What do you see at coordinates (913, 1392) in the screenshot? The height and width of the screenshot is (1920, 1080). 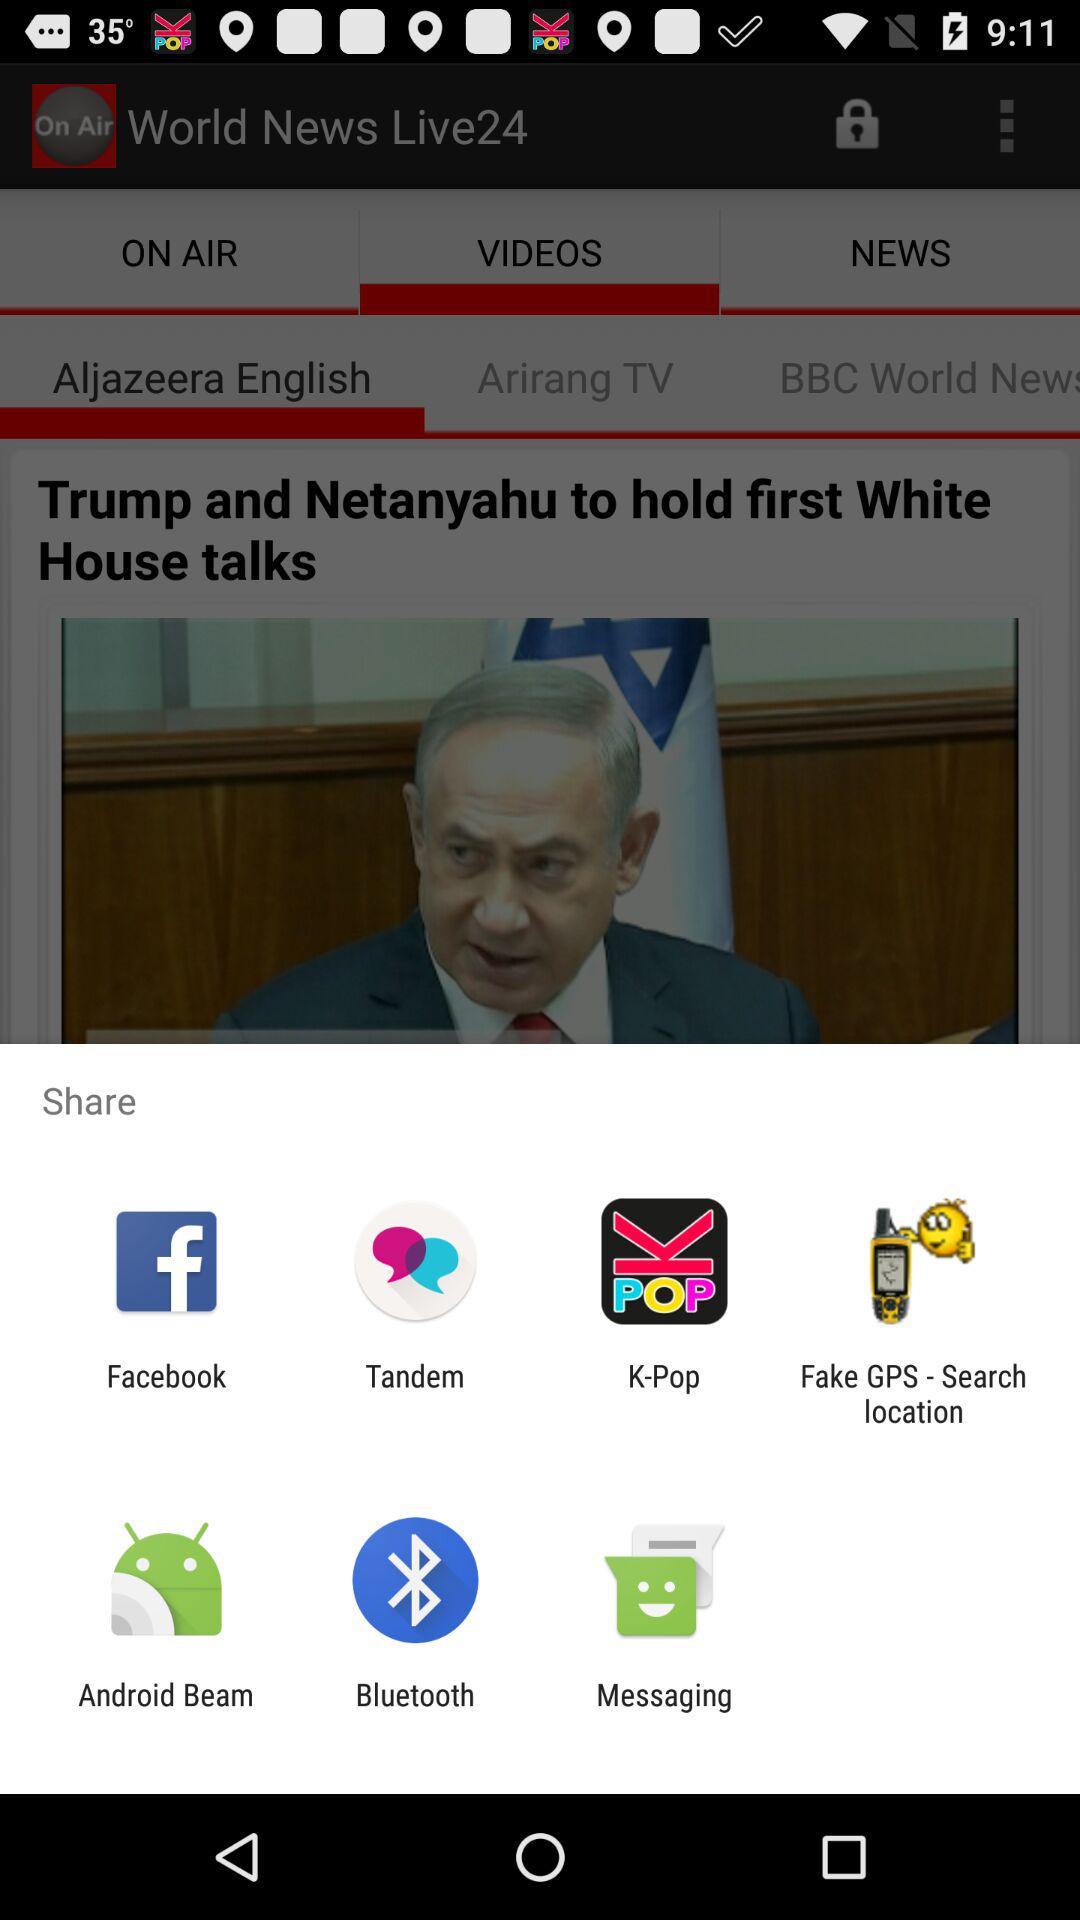 I see `icon next to k-pop icon` at bounding box center [913, 1392].